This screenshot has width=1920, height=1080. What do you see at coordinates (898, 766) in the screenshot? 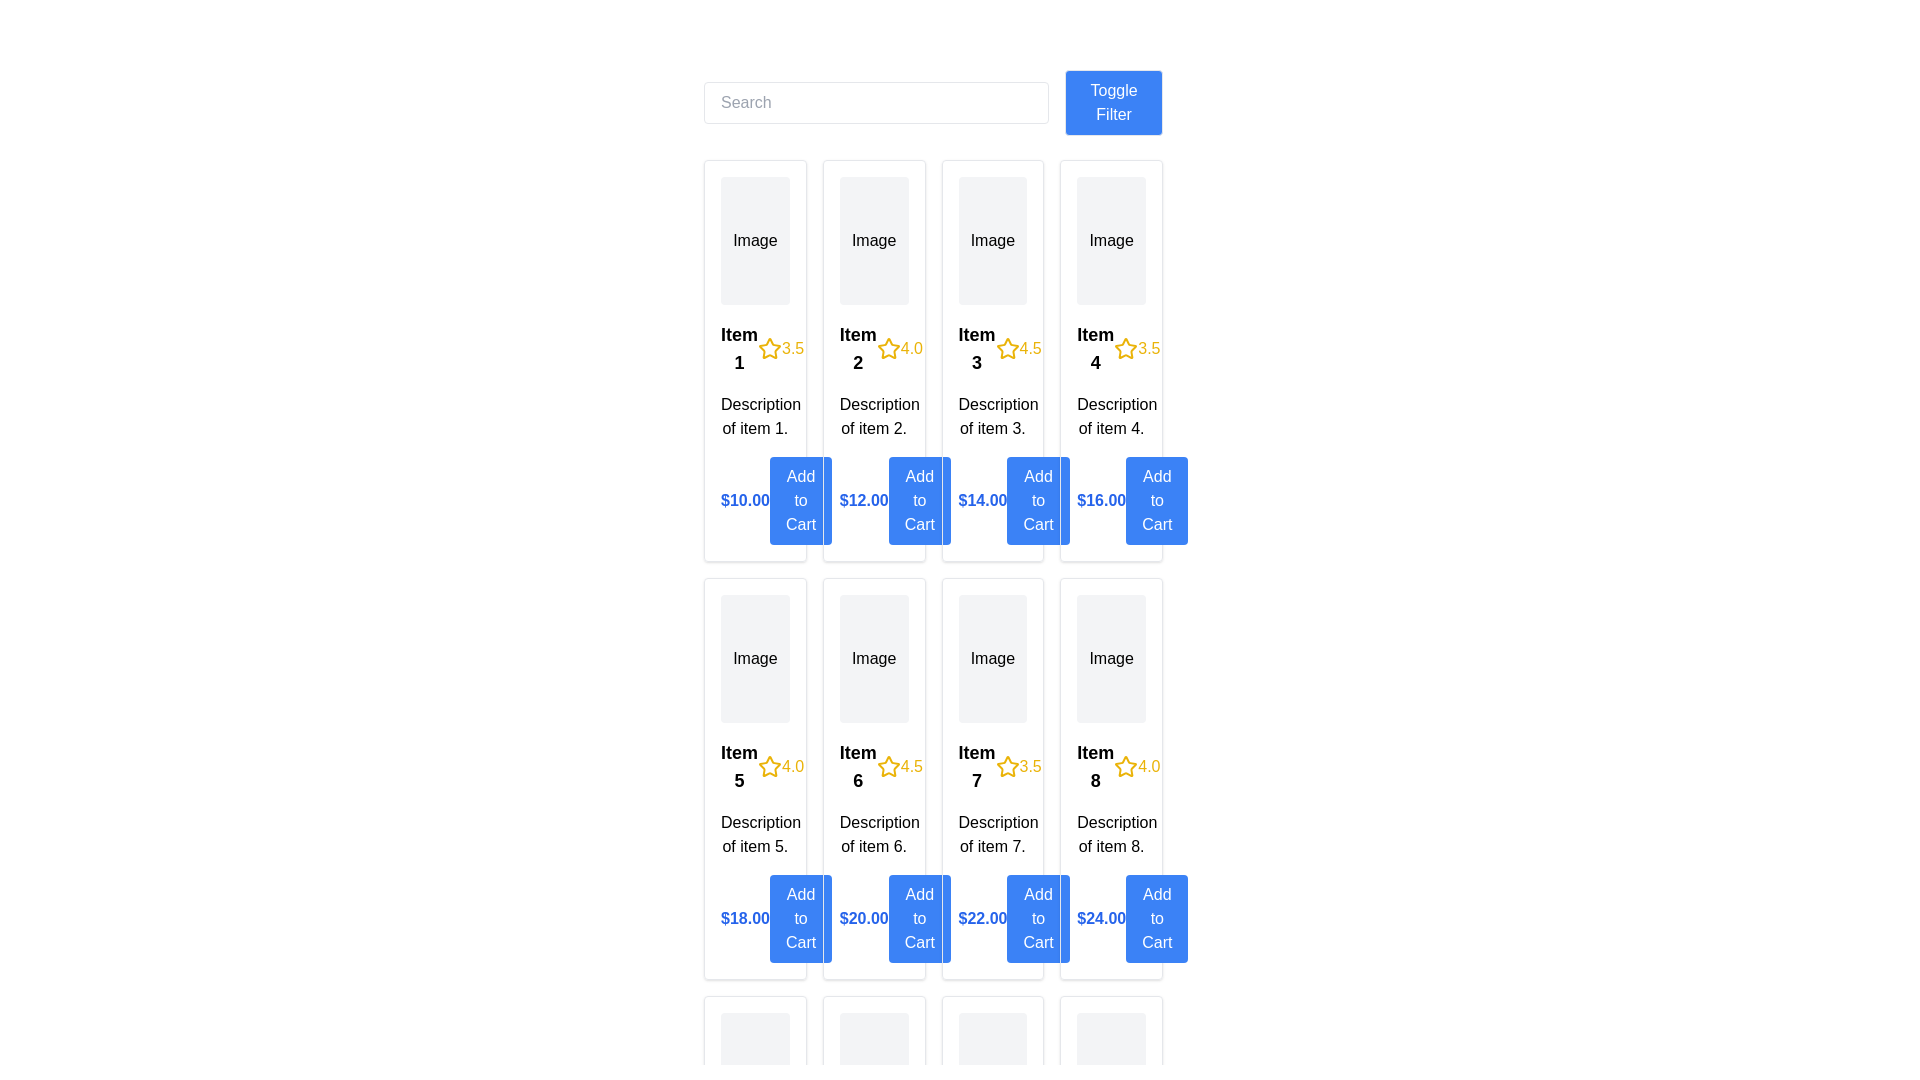
I see `rating value displayed in the Rating display for Item 6, which shows a star icon and the numeric value '4.5'` at bounding box center [898, 766].